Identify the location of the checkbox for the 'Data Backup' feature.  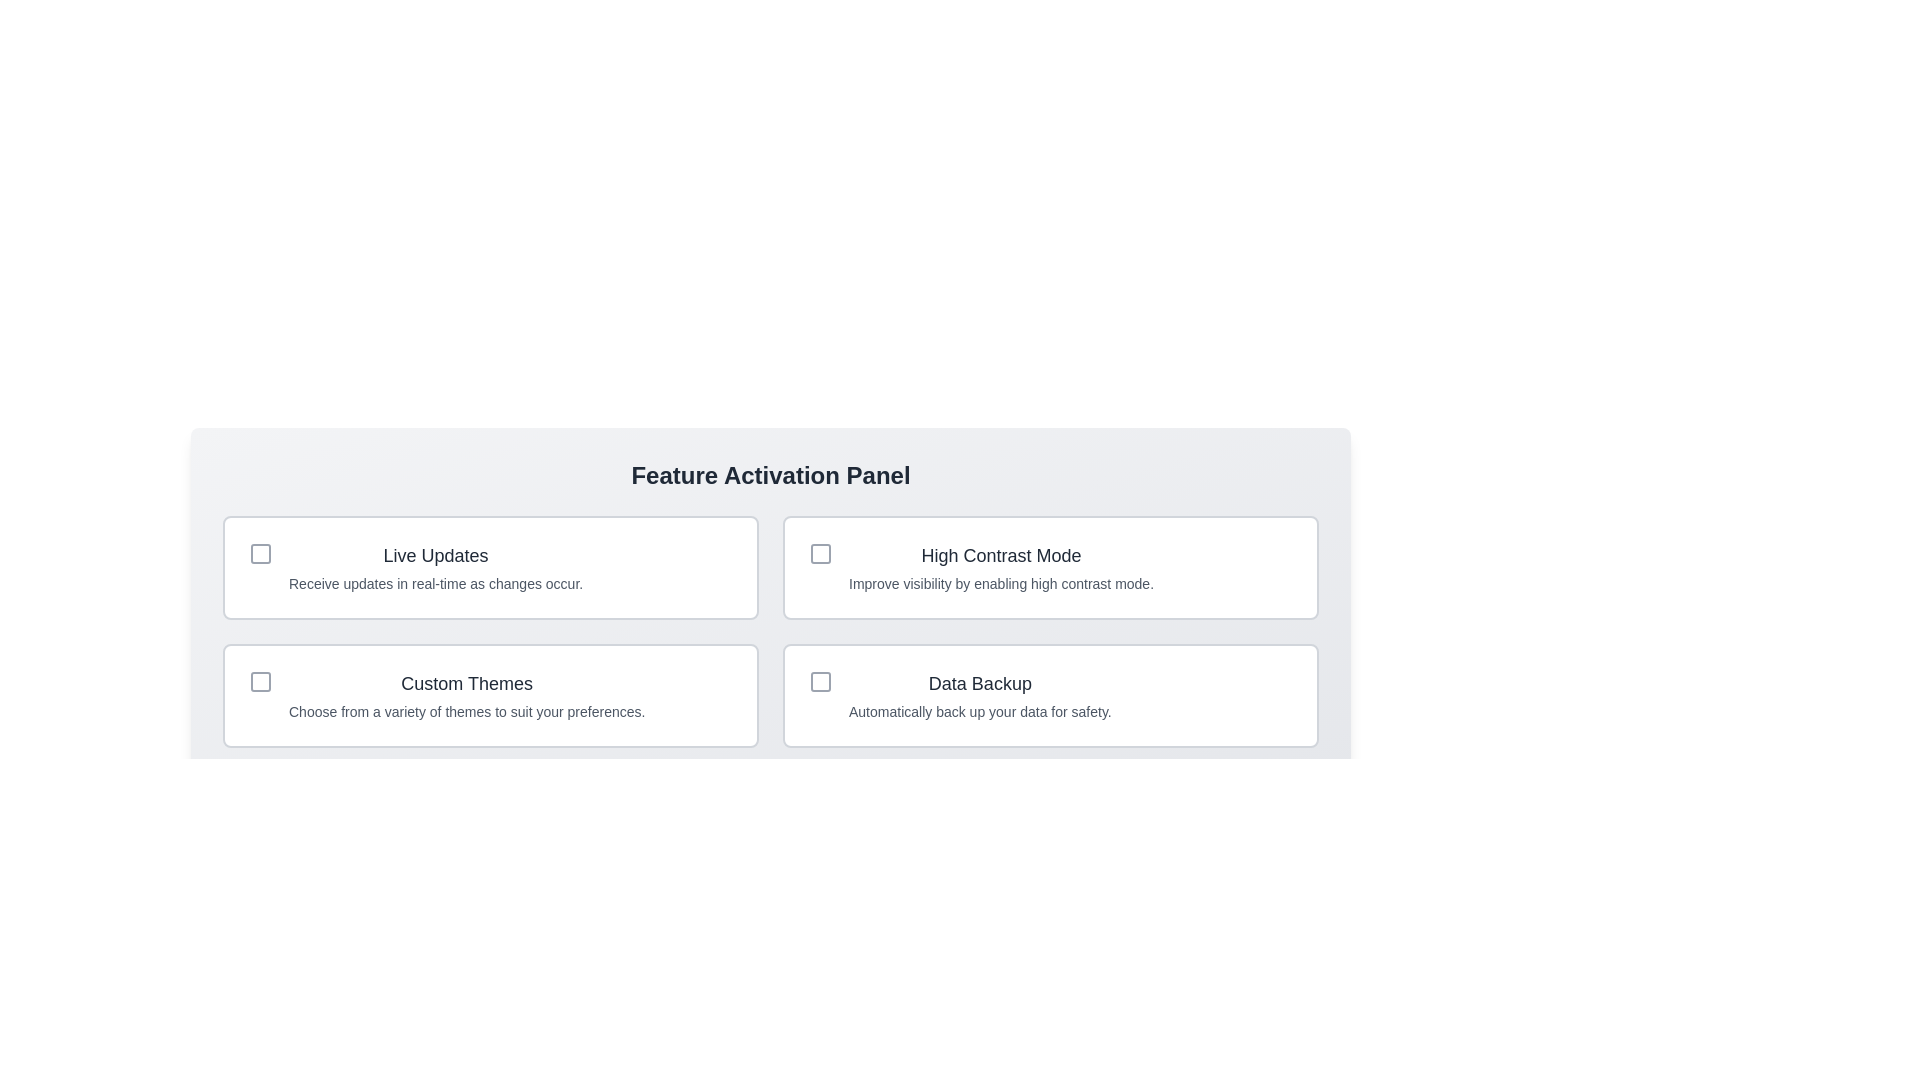
(820, 681).